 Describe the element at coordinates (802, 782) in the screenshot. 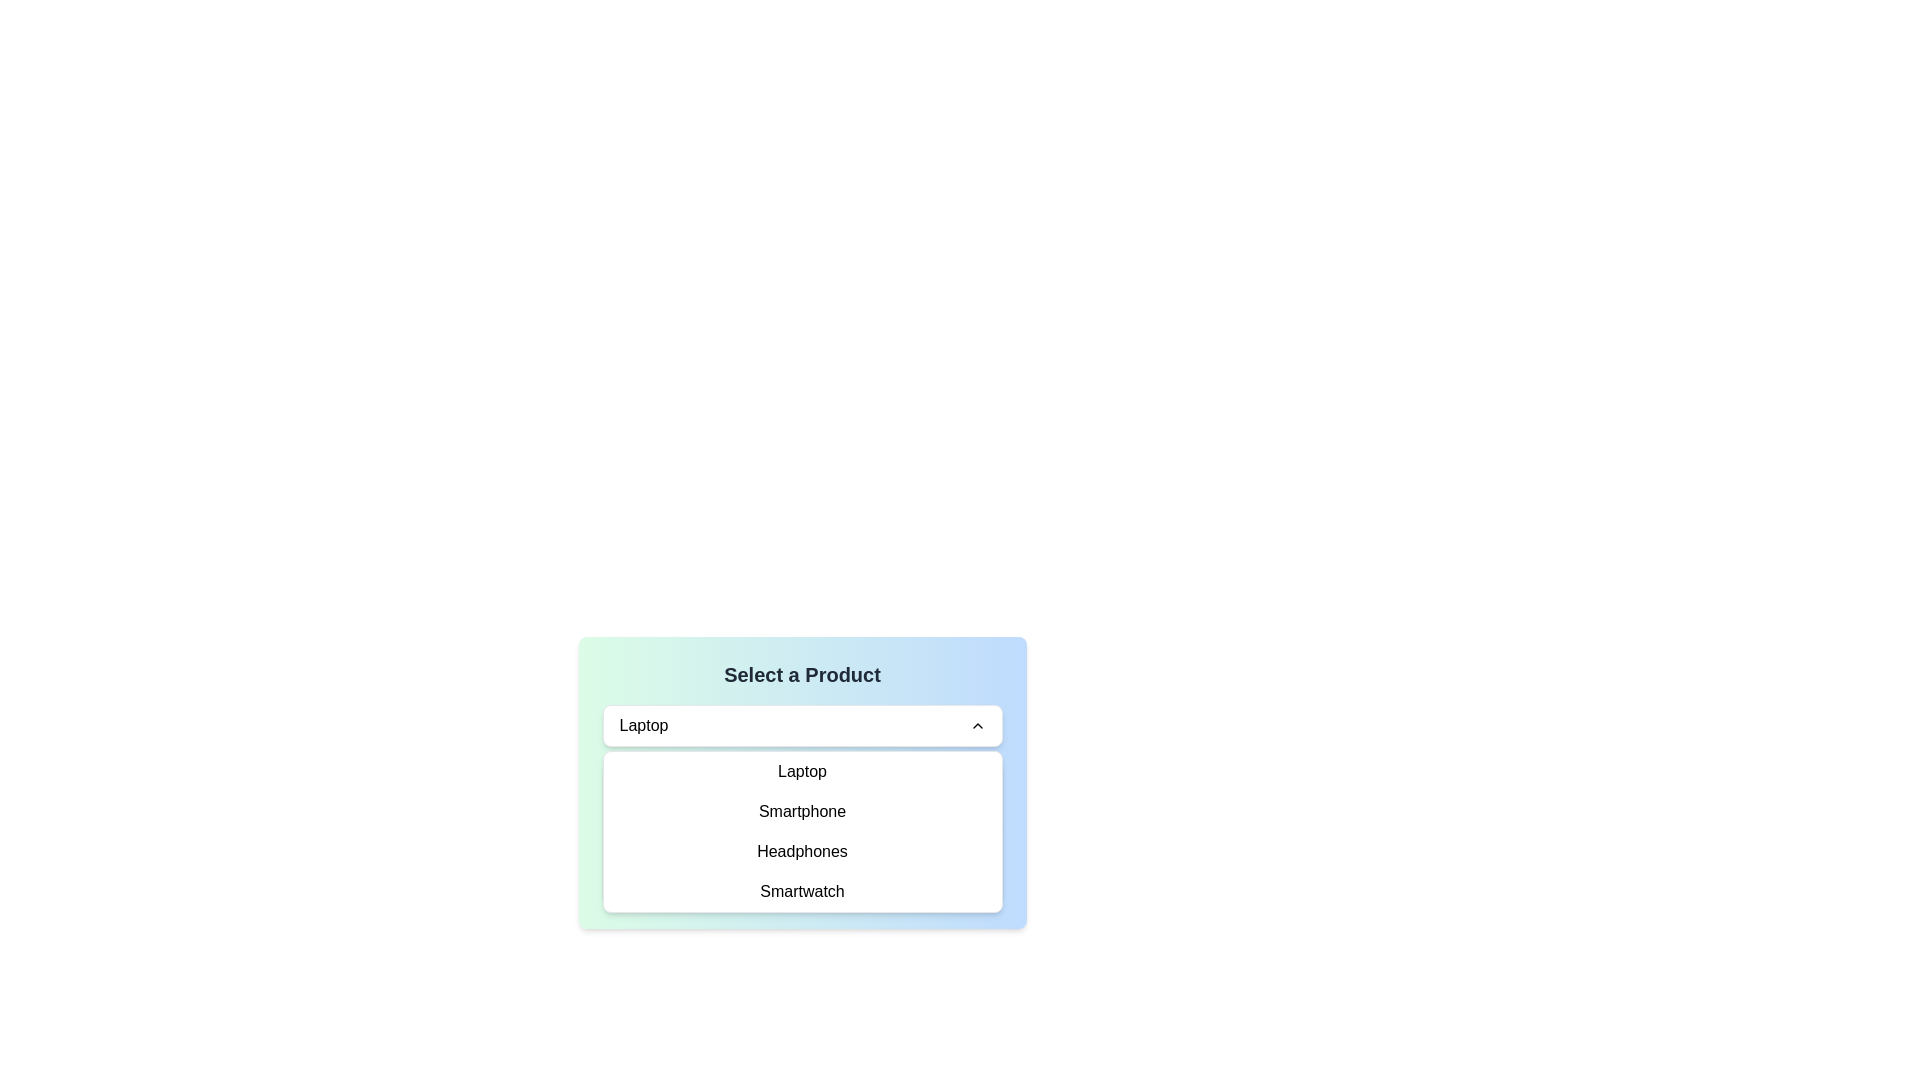

I see `the options in the dropdown menu titled 'Select a Product'` at that location.